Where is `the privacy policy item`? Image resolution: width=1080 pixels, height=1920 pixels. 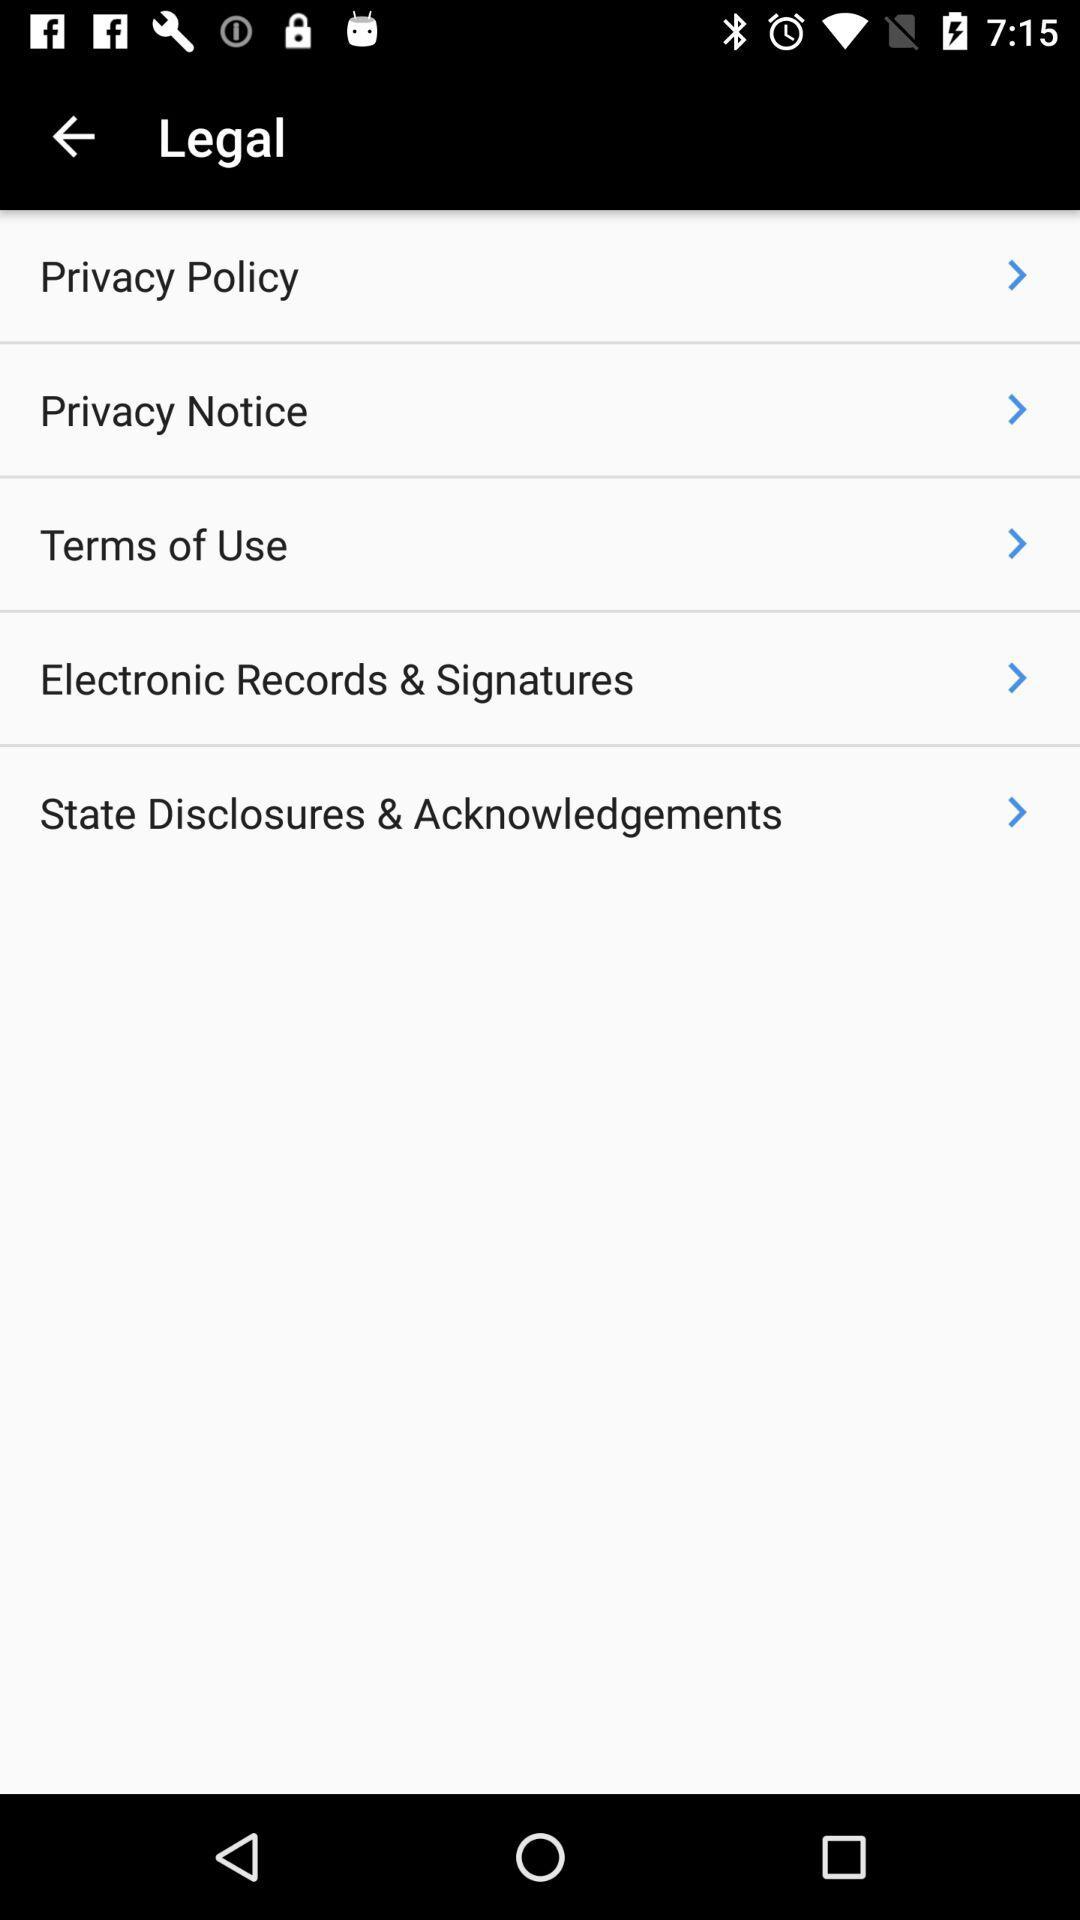
the privacy policy item is located at coordinates (168, 274).